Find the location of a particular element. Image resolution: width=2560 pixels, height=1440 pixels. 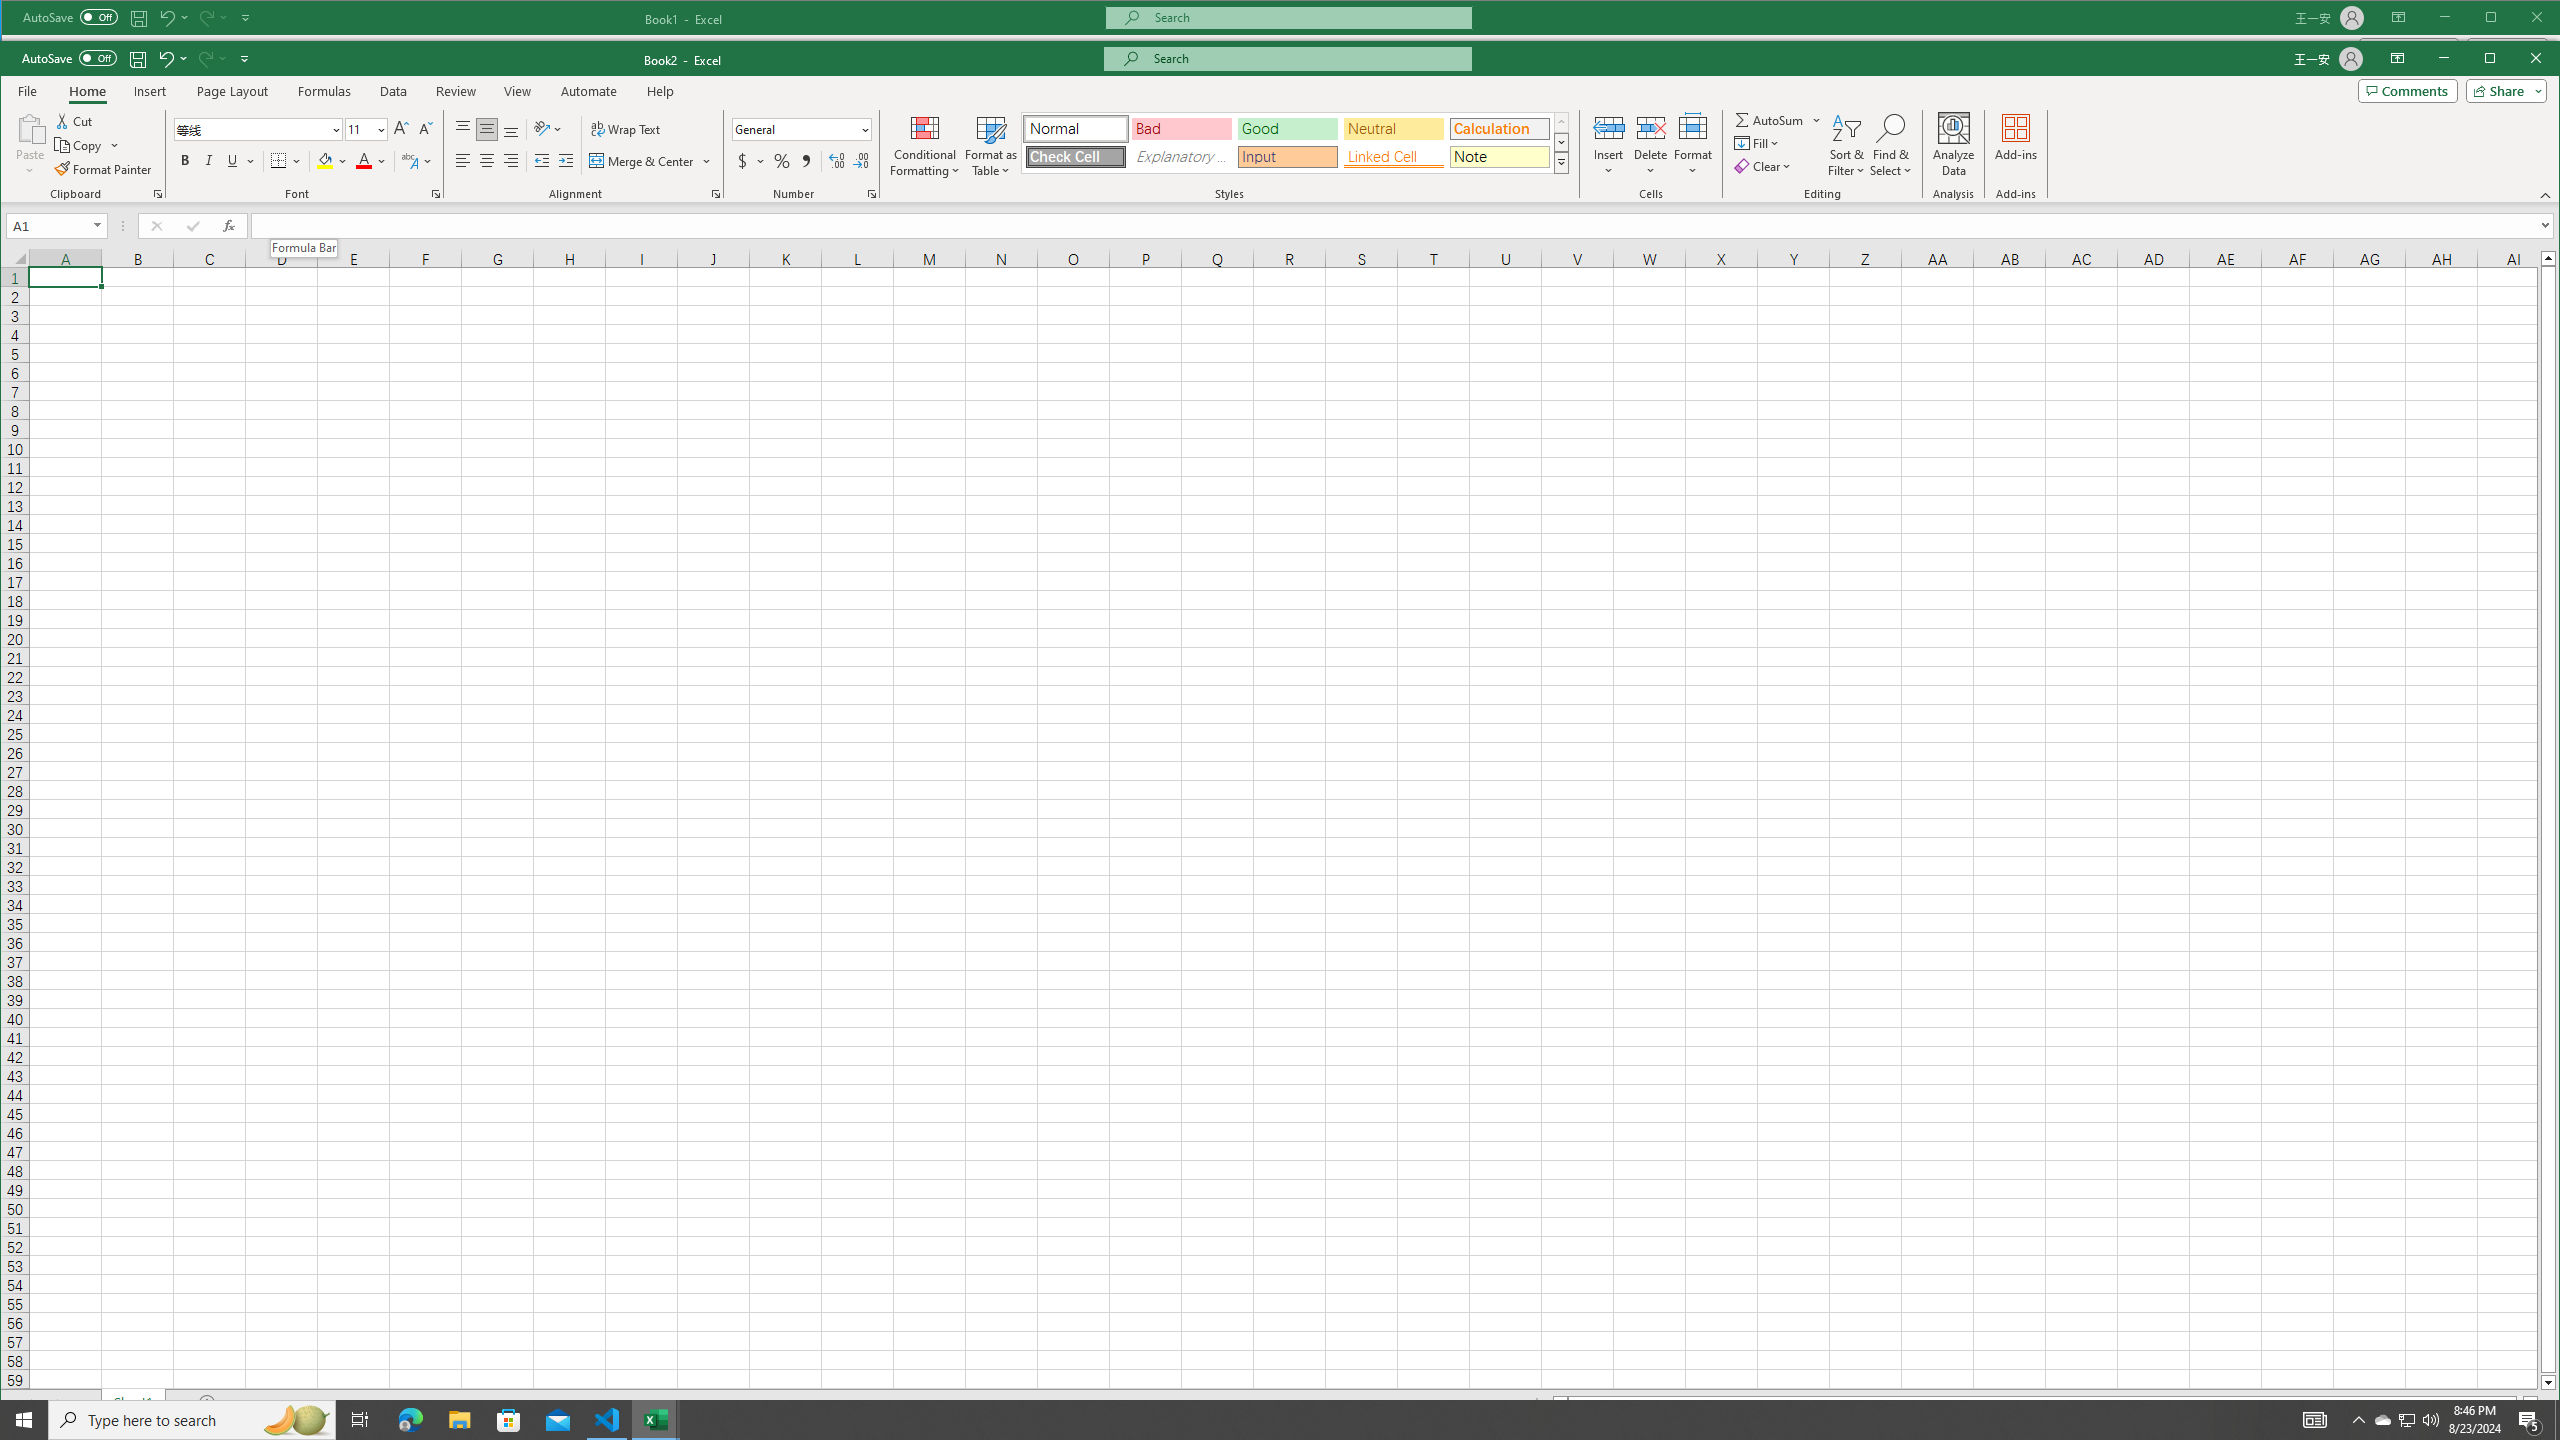

'Find & Select' is located at coordinates (1891, 145).